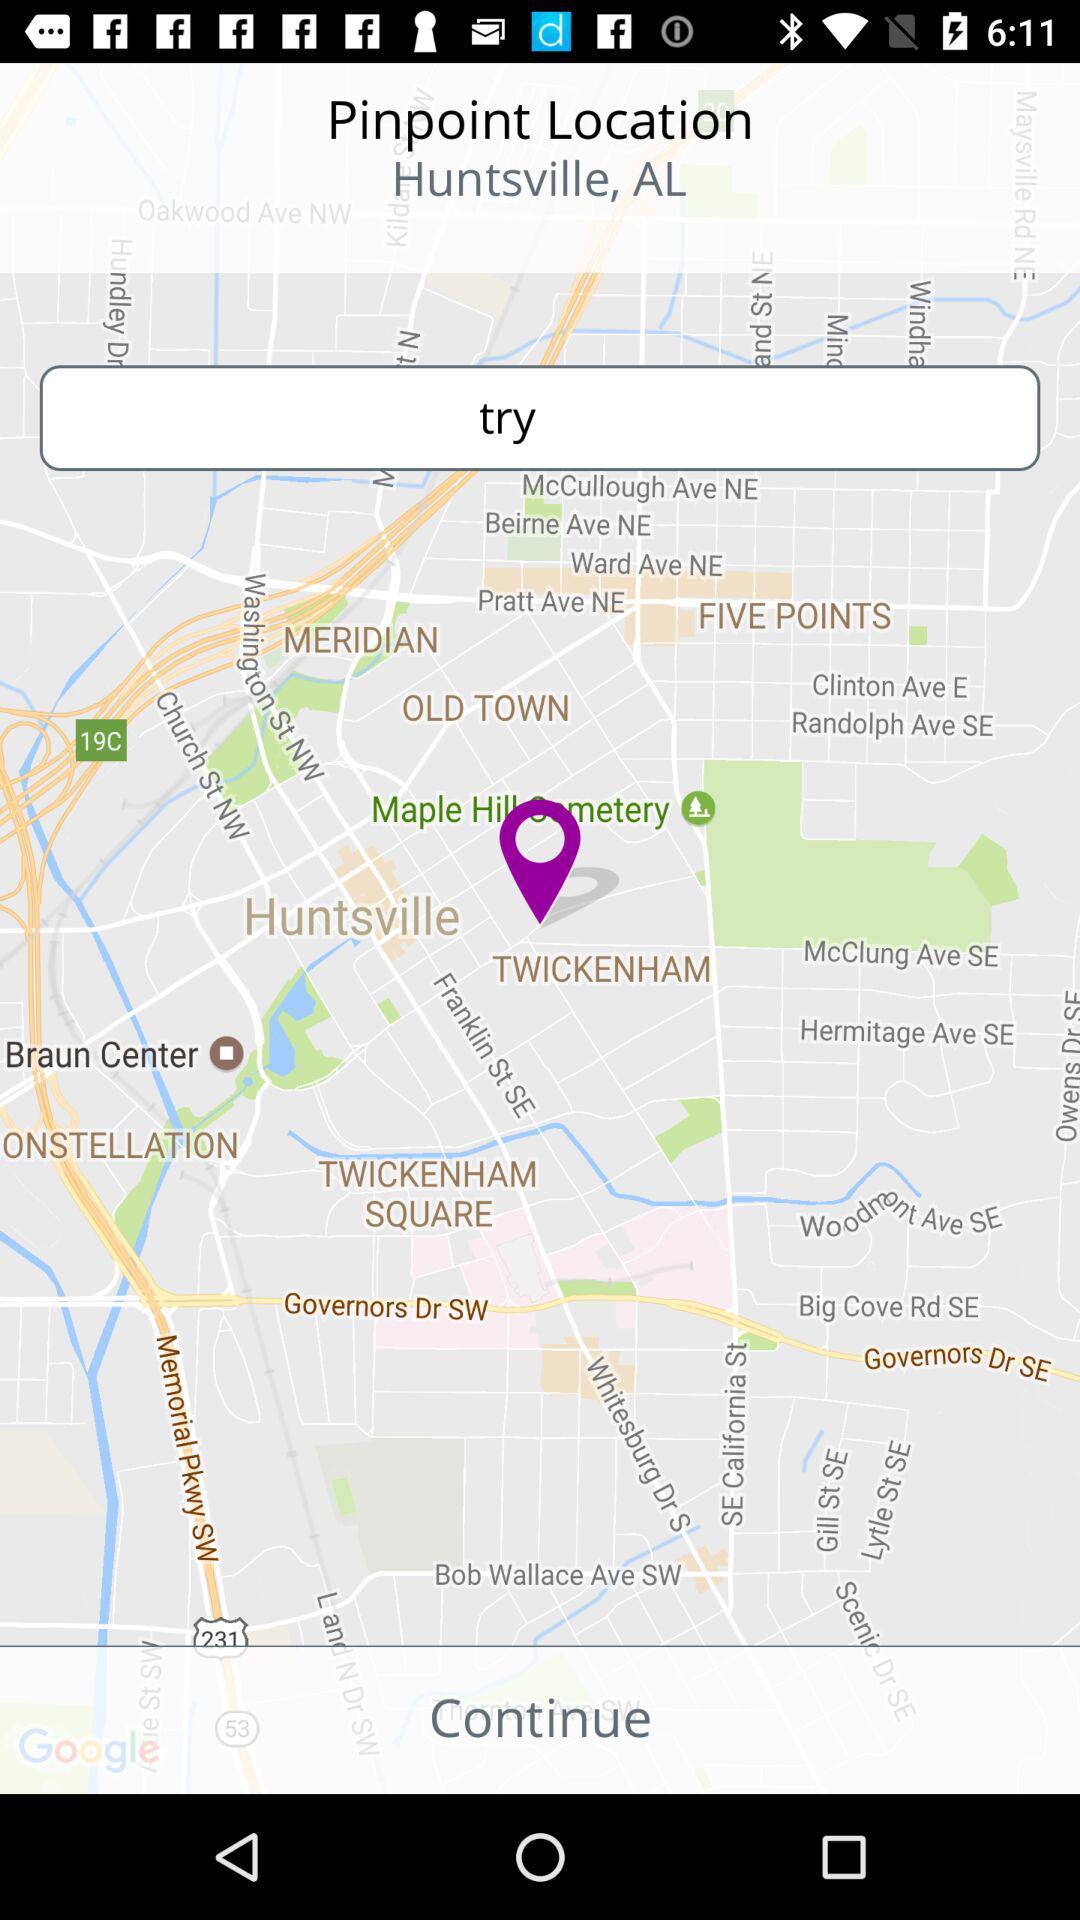  I want to click on the more icon, so click(131, 240).